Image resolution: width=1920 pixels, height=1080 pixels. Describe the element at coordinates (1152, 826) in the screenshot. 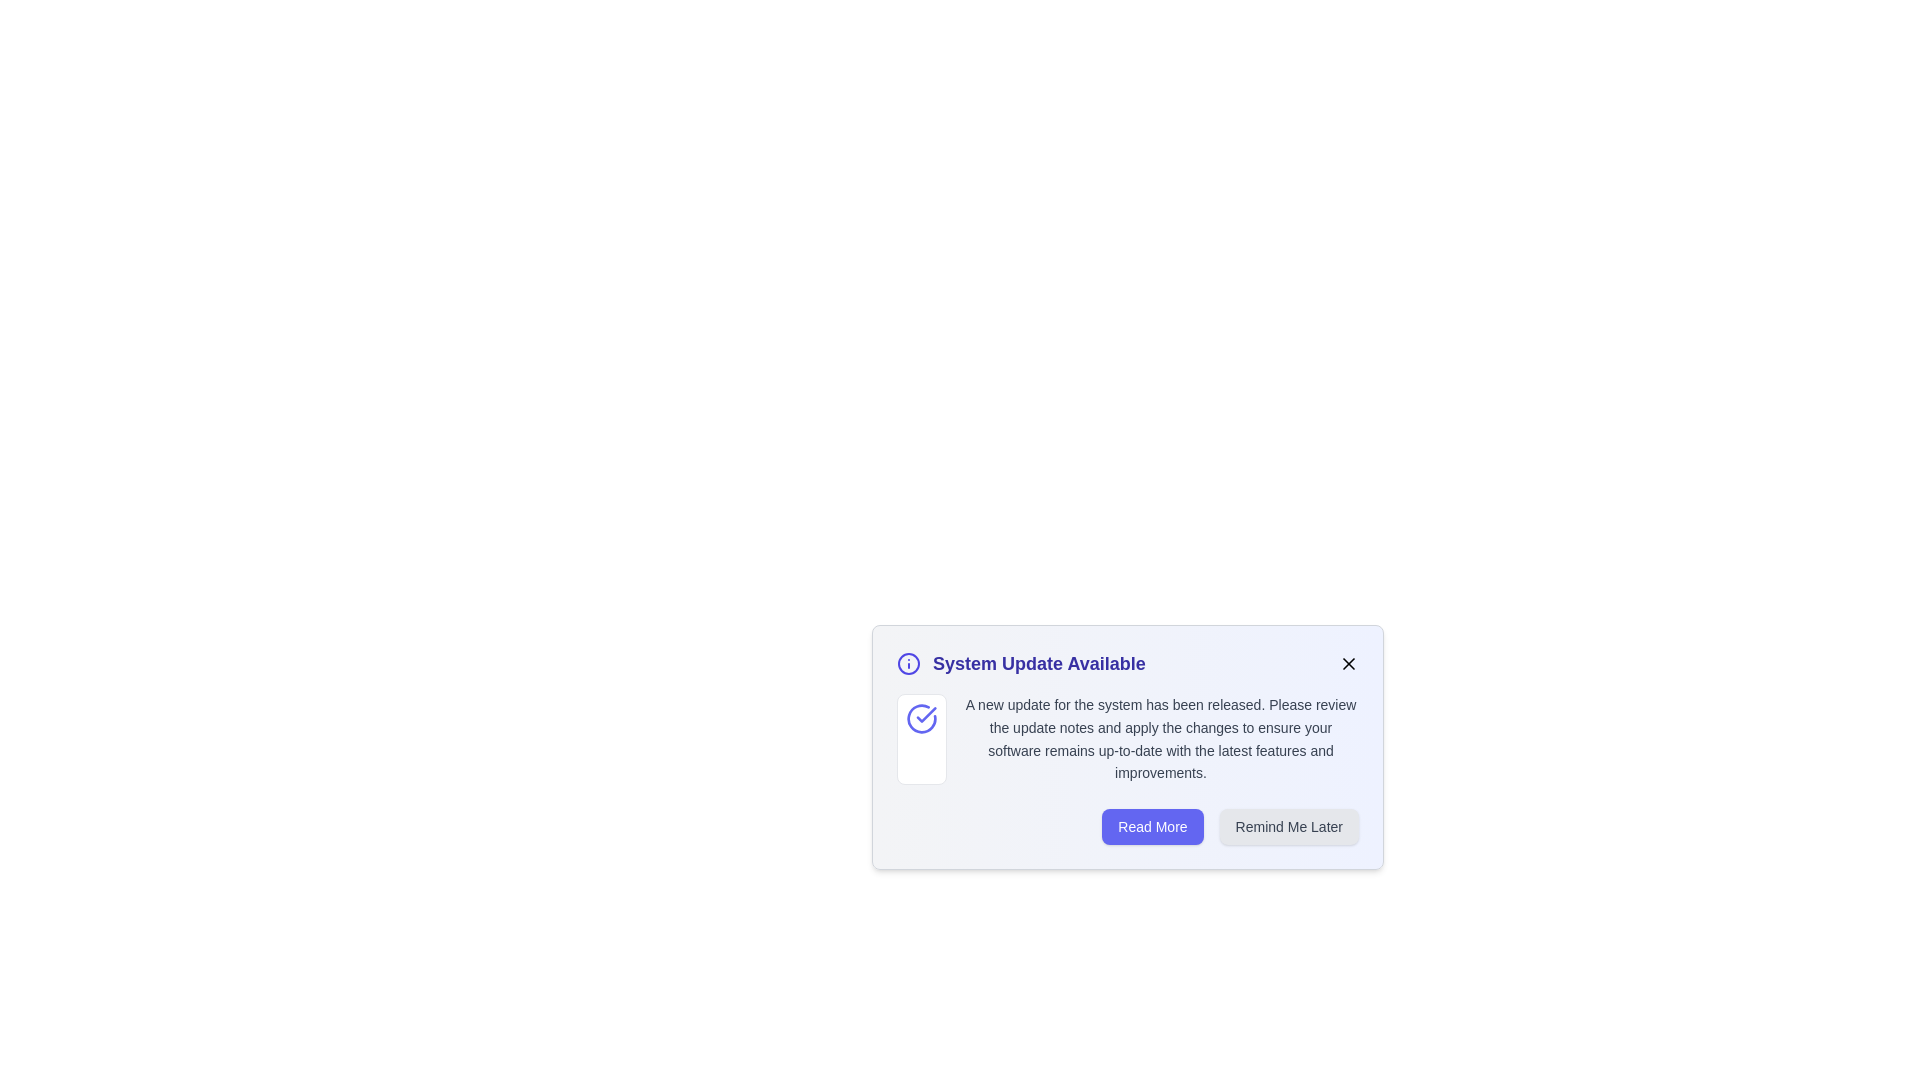

I see `the 'Read More' button` at that location.